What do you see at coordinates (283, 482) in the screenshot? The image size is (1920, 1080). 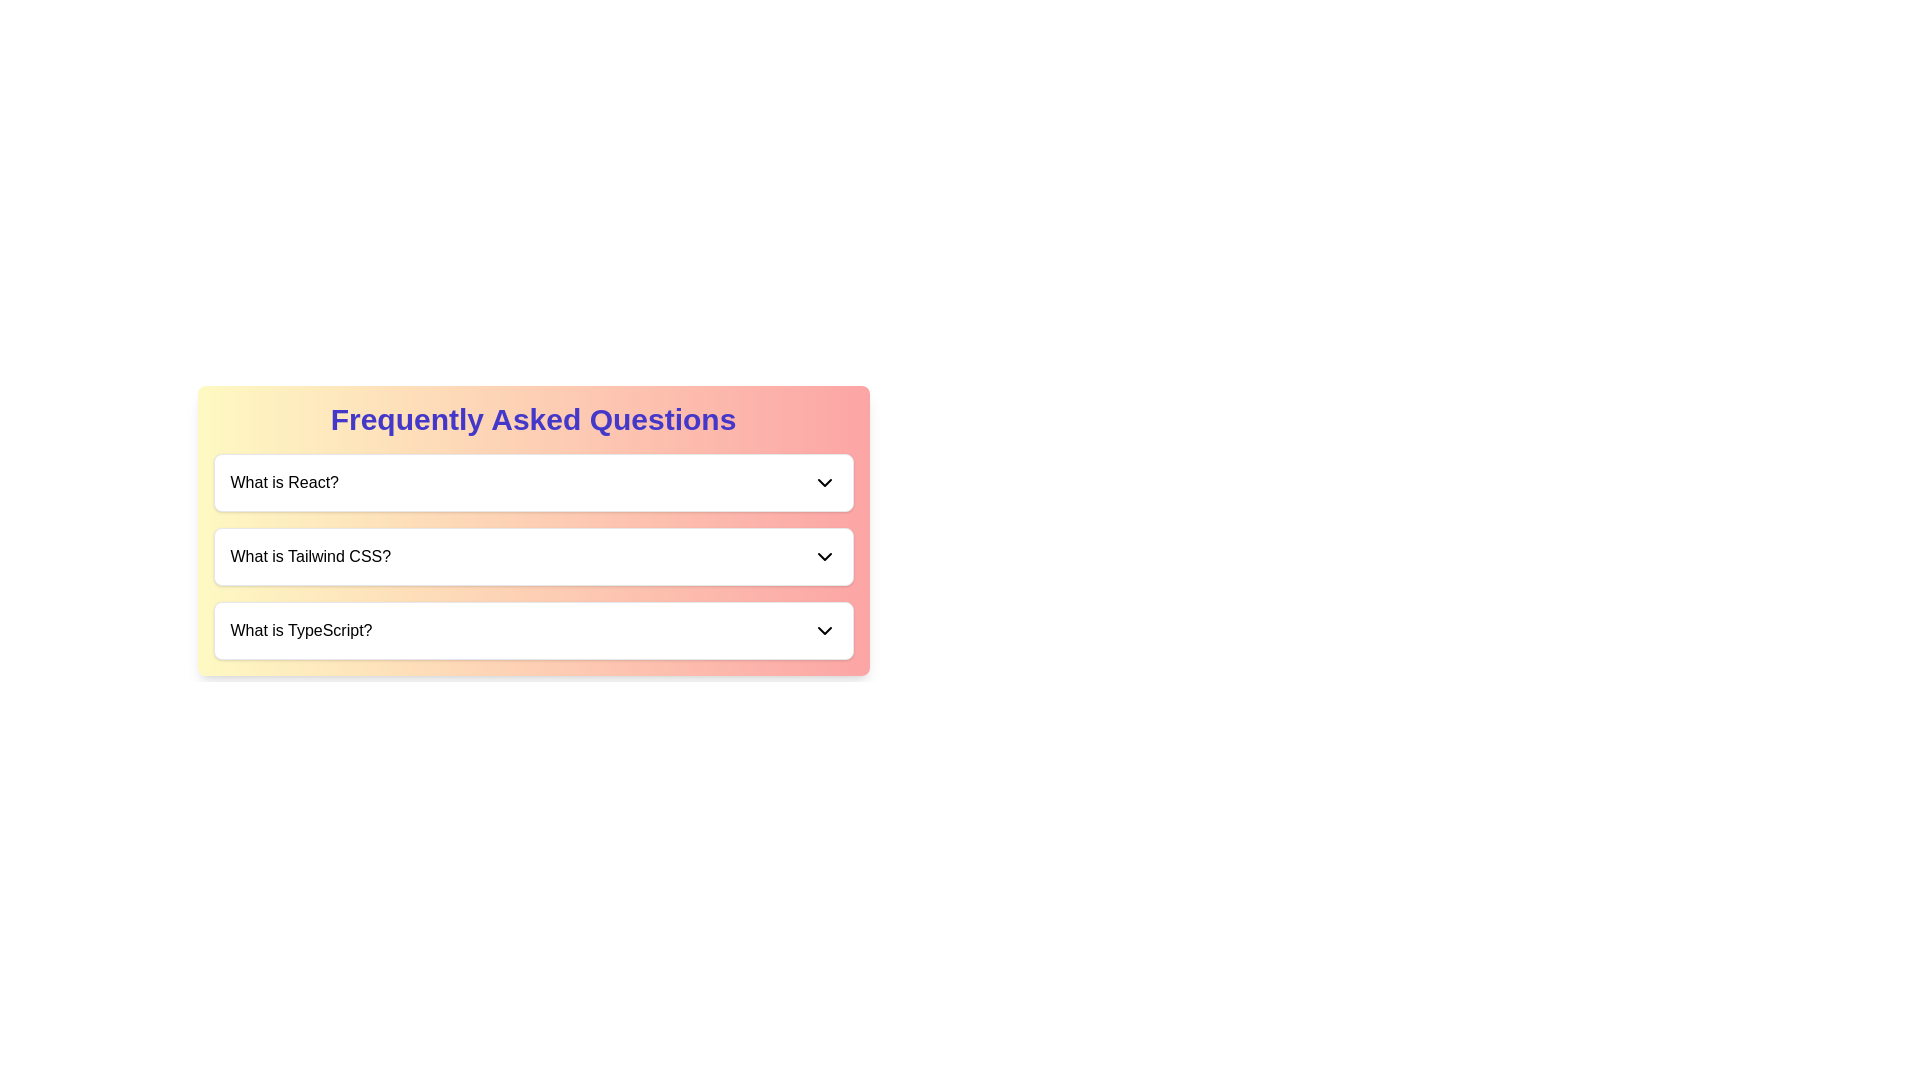 I see `the static text label reading 'What is React?' in the FAQ component, which is the left-aligned text in the first row of the question list` at bounding box center [283, 482].